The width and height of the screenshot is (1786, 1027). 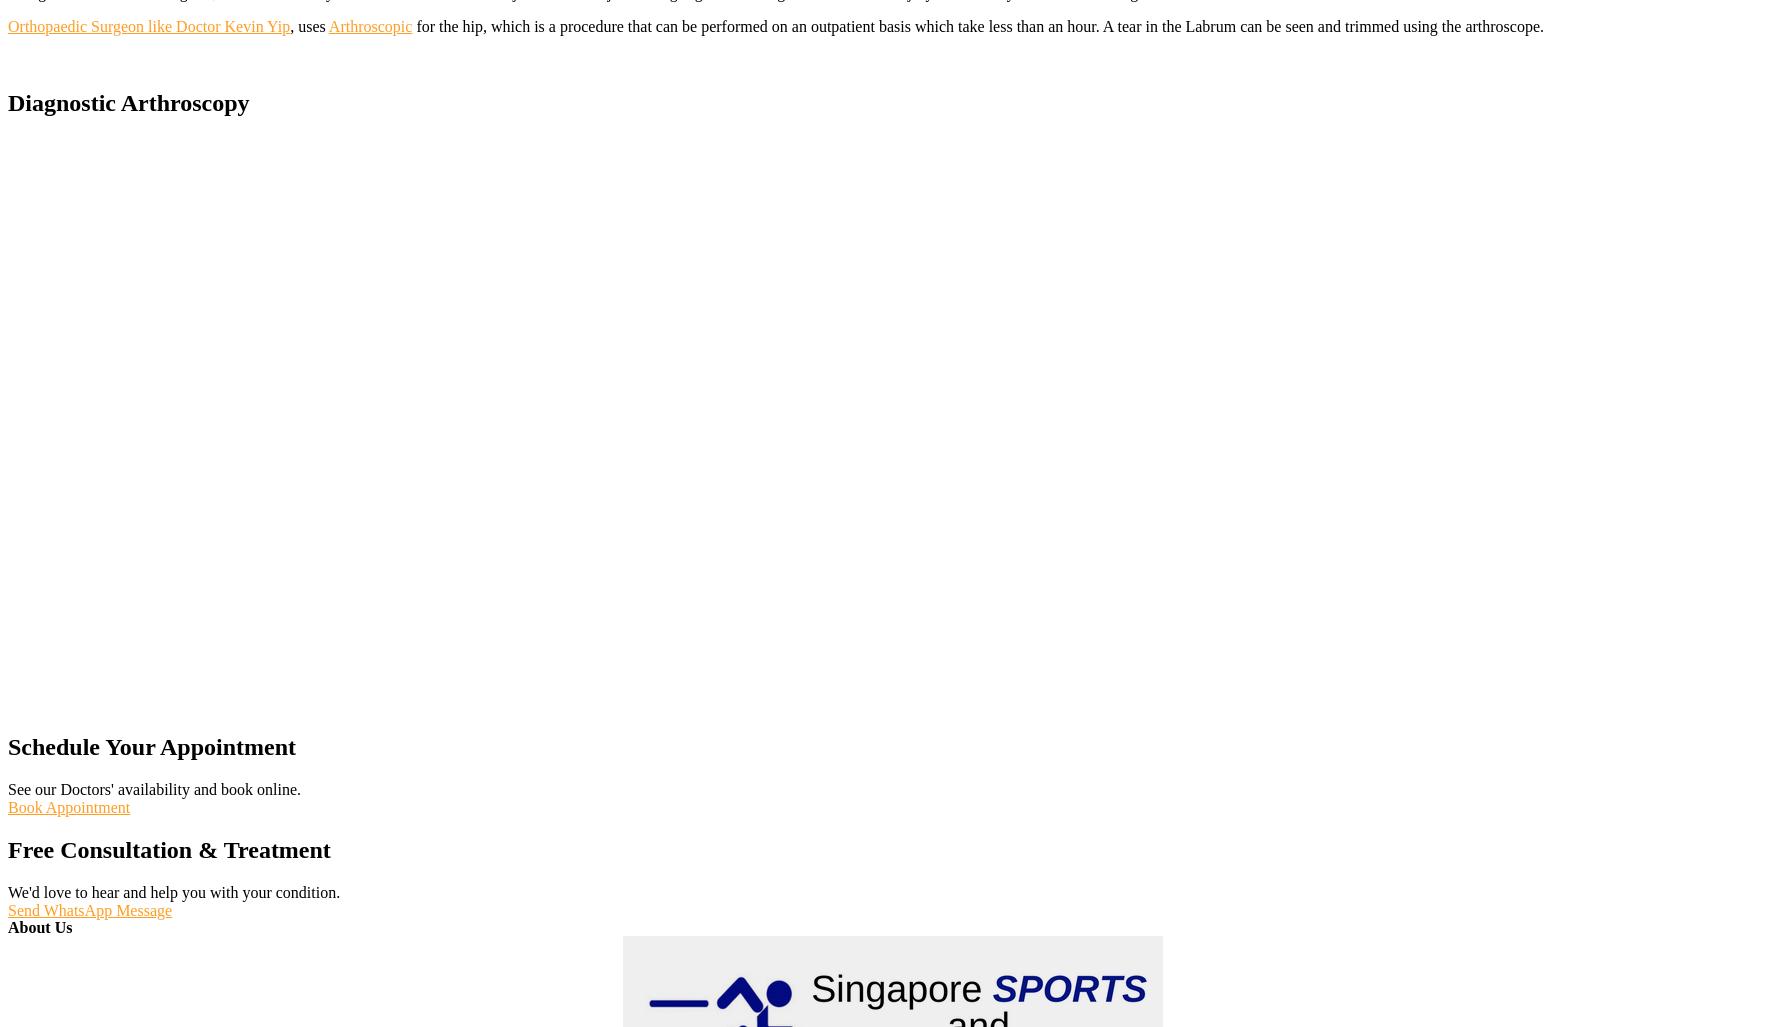 I want to click on 'Arthroscopic', so click(x=370, y=25).